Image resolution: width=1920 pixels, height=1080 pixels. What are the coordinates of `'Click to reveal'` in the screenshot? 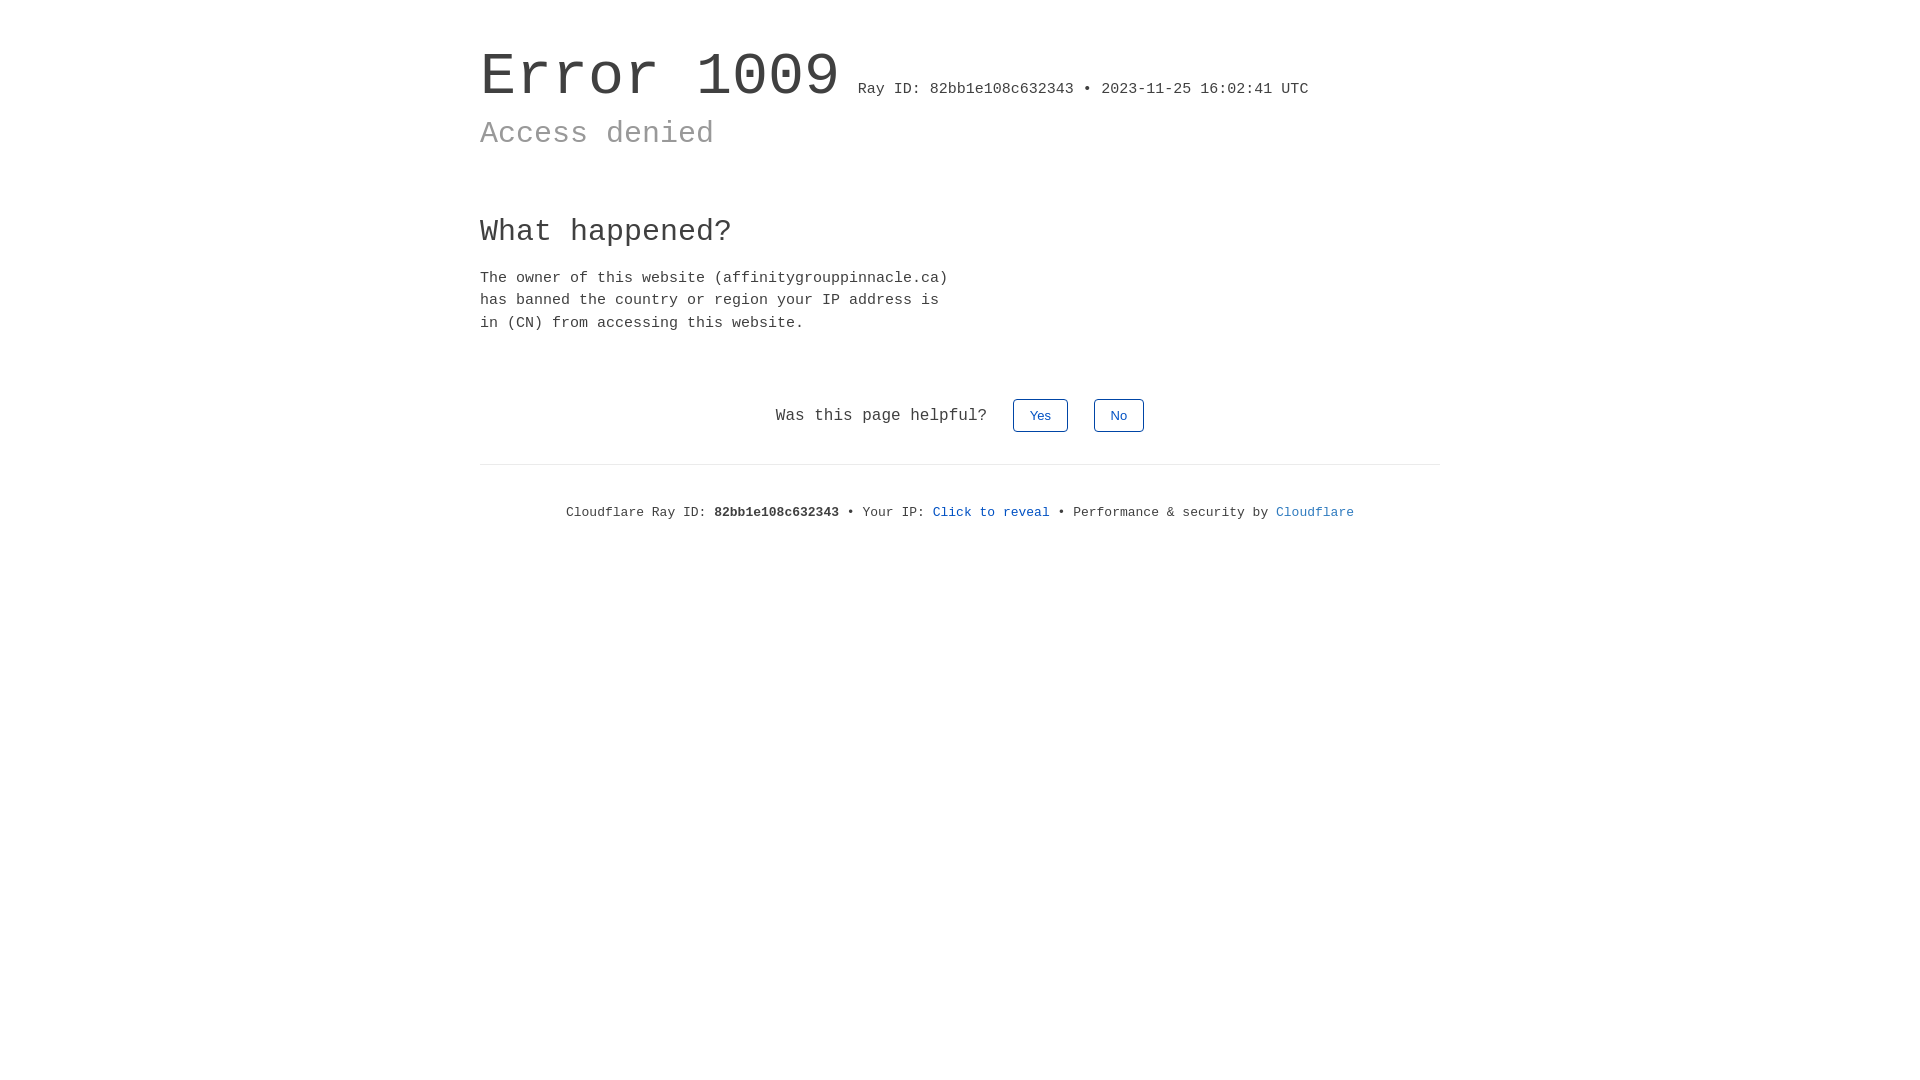 It's located at (991, 511).